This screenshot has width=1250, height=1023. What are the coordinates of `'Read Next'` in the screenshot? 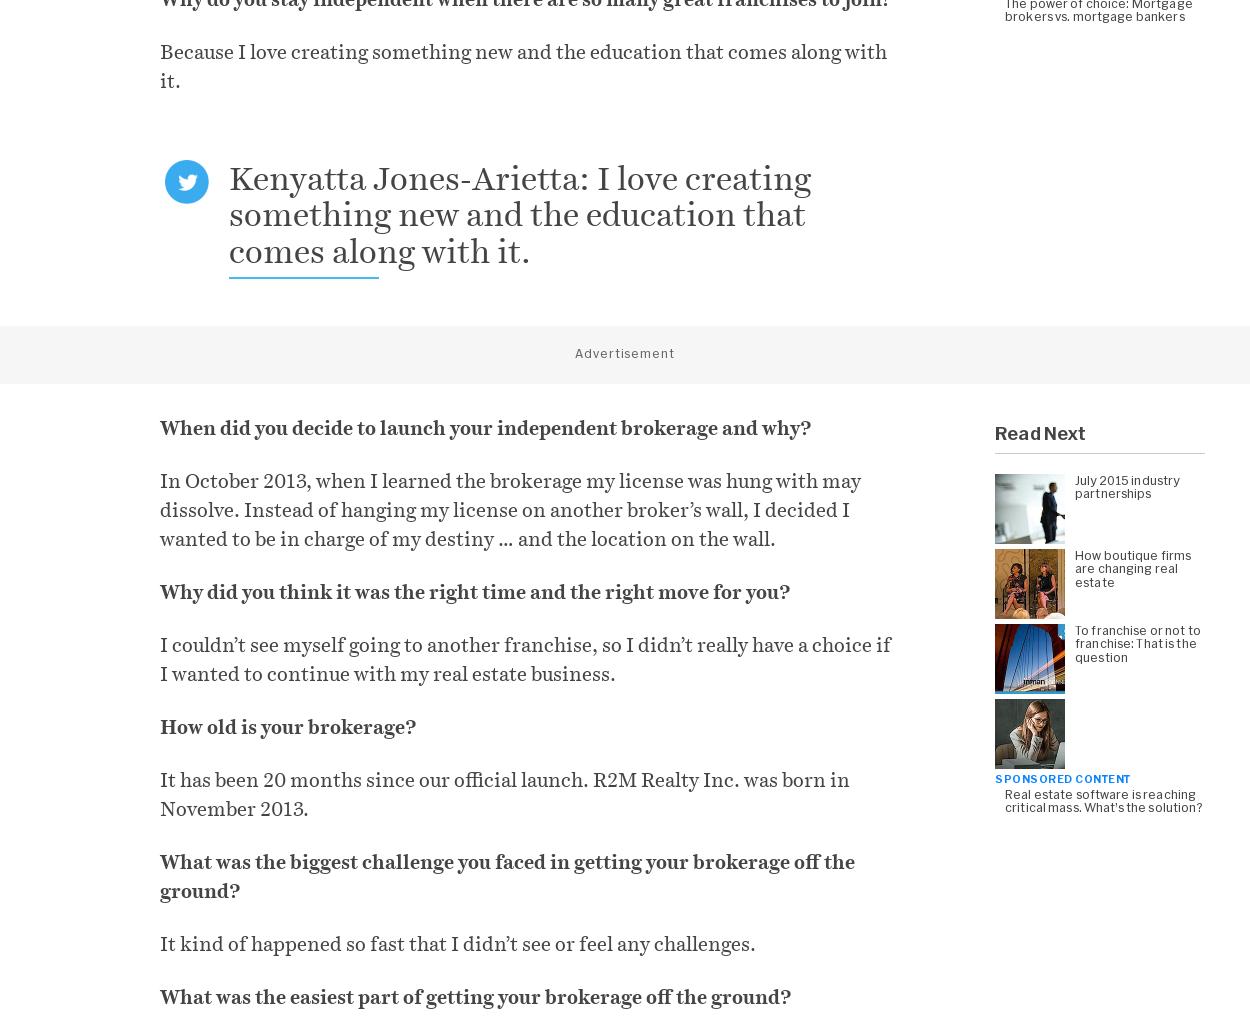 It's located at (1040, 433).